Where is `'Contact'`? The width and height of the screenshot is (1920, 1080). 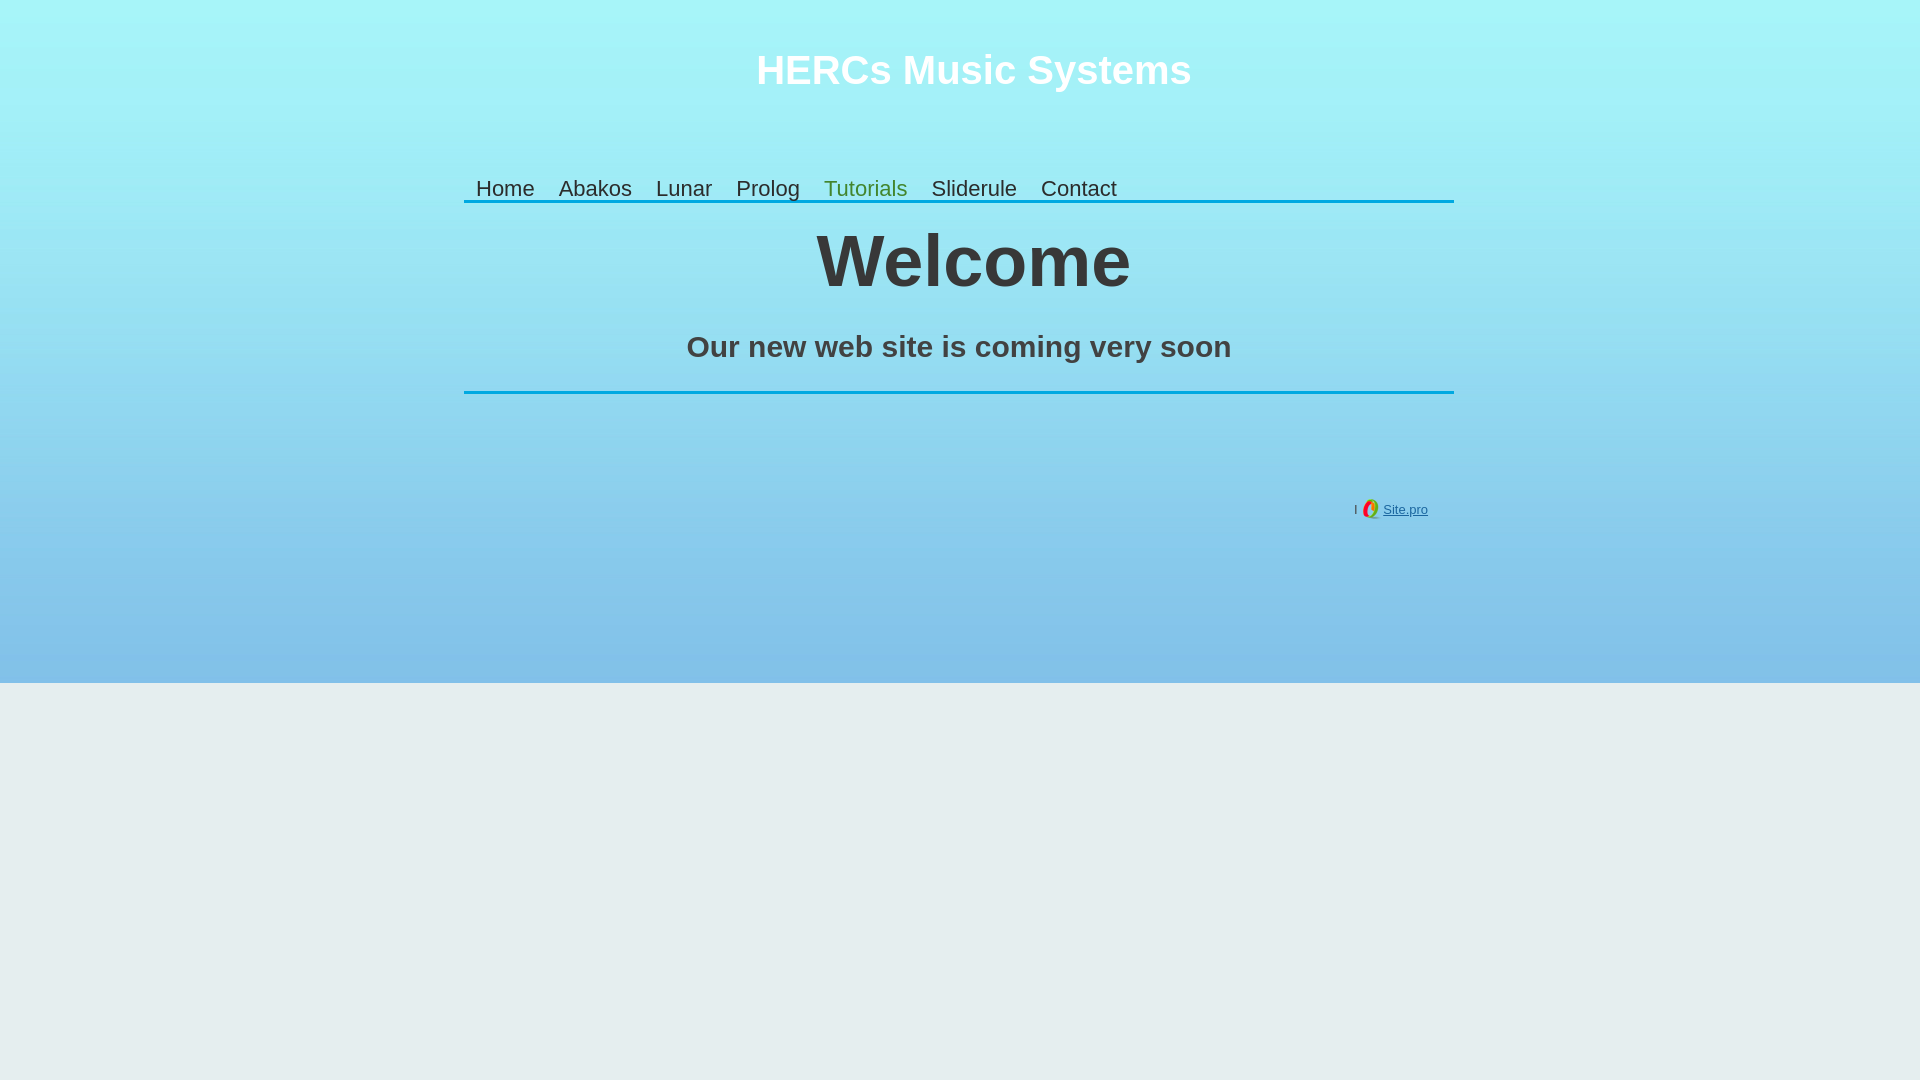
'Contact' is located at coordinates (1078, 189).